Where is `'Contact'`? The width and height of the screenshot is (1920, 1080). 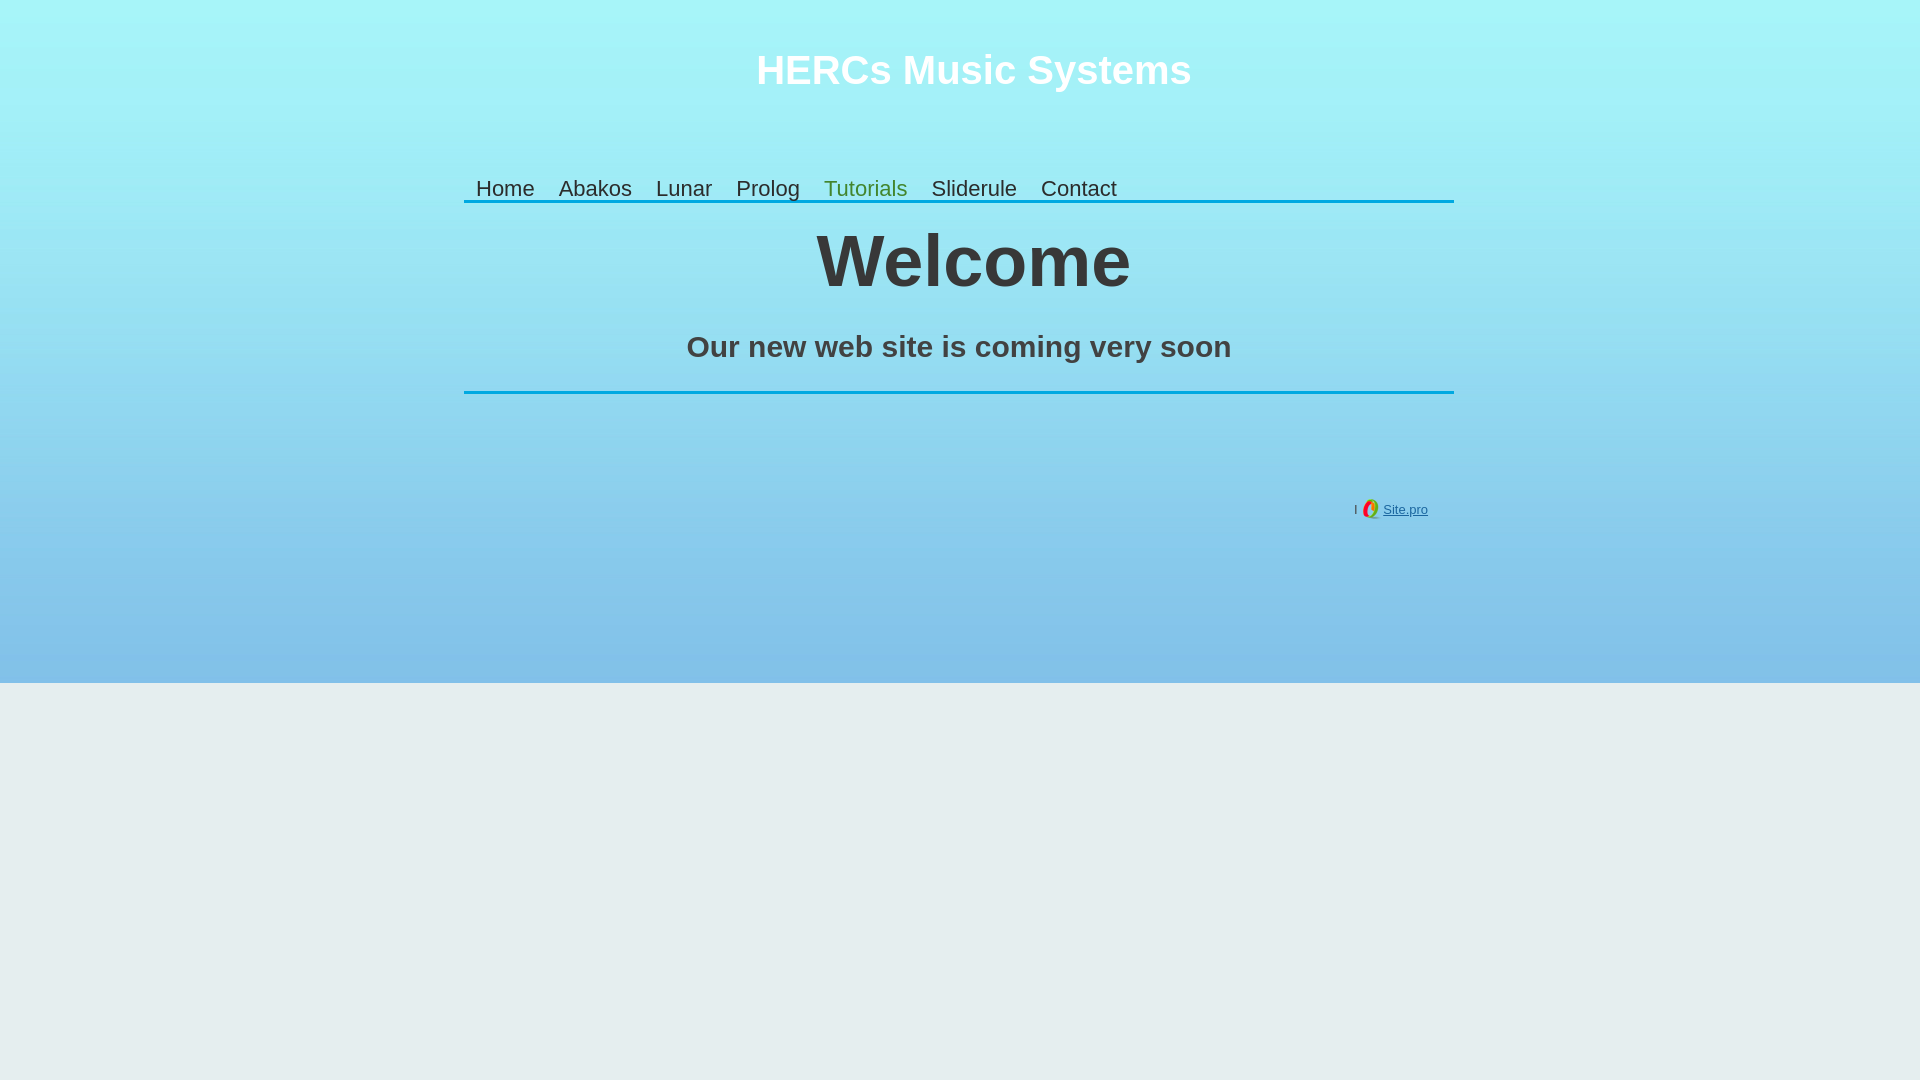
'Contact' is located at coordinates (1078, 189).